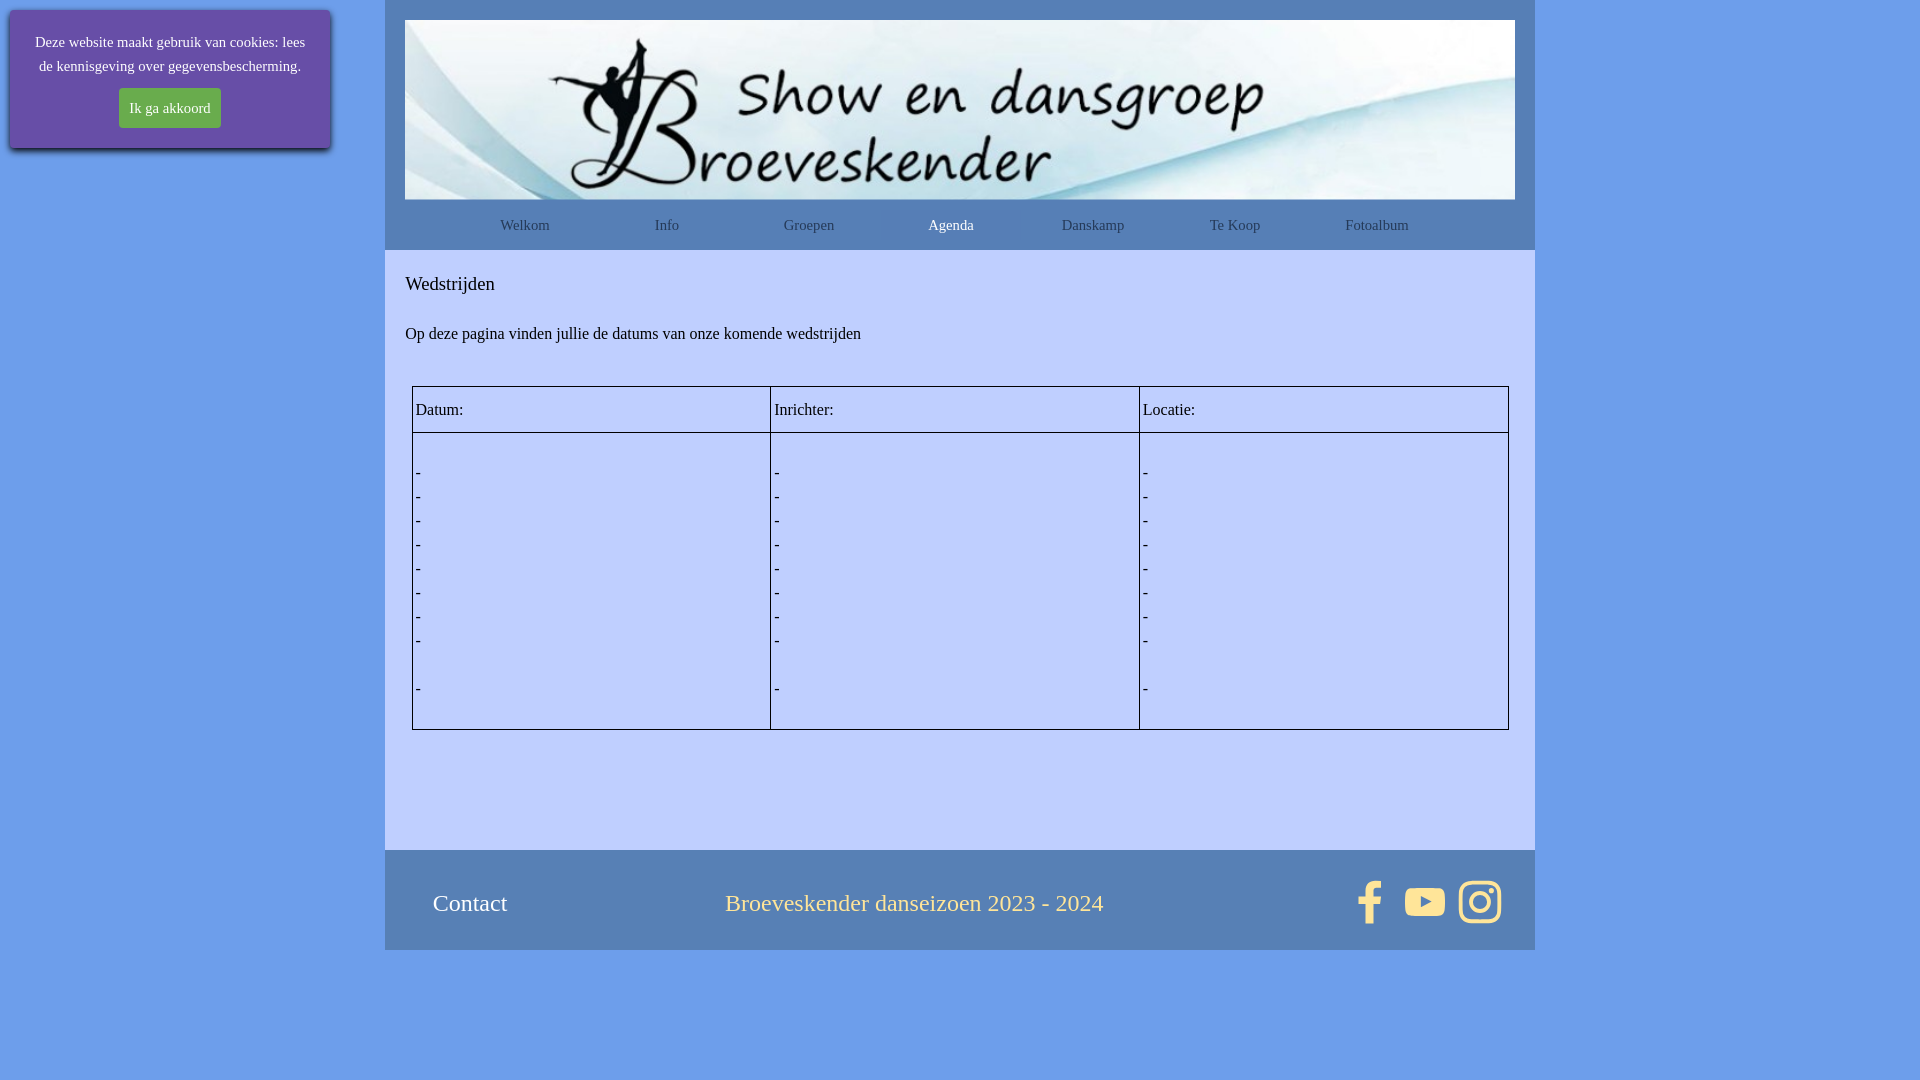 The height and width of the screenshot is (1080, 1920). Describe the element at coordinates (469, 903) in the screenshot. I see `'Contact'` at that location.